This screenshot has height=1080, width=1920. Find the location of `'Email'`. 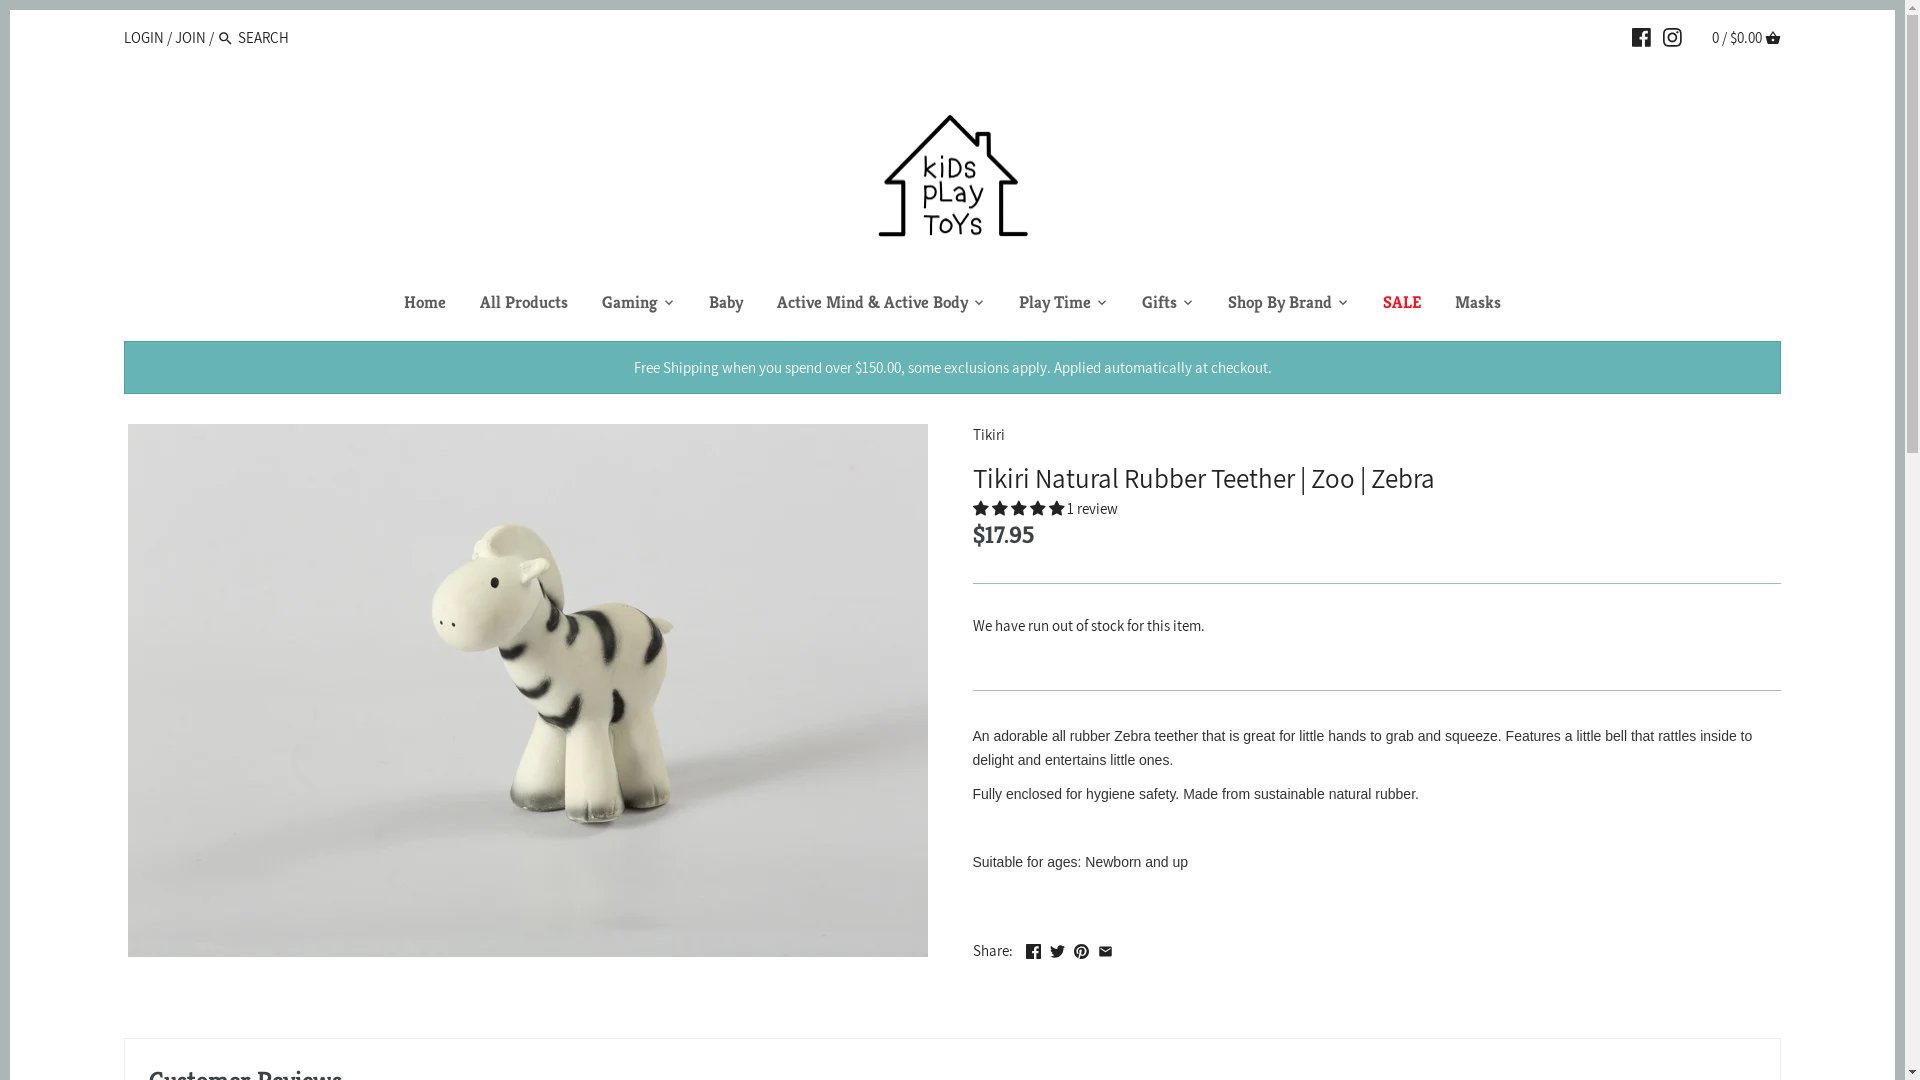

'Email' is located at coordinates (1104, 947).